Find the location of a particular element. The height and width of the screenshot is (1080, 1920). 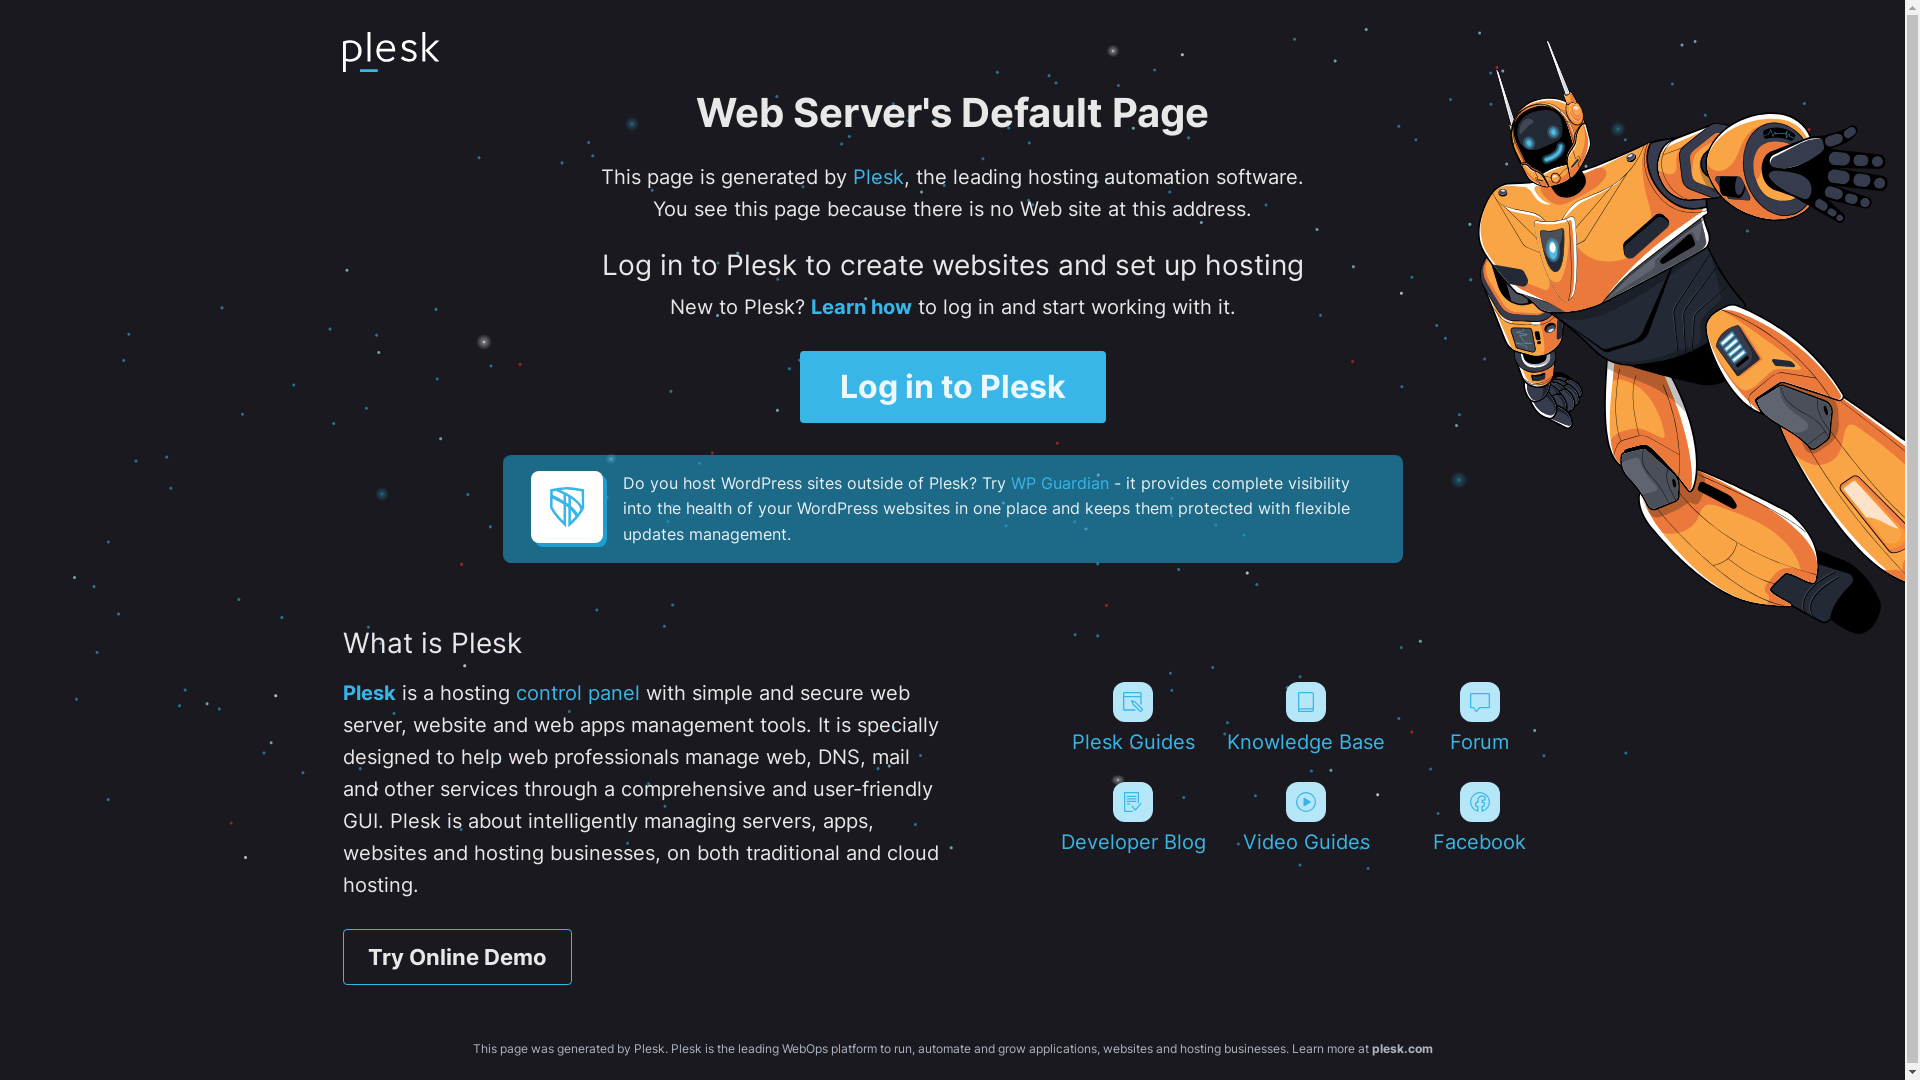

'Knowledge Base' is located at coordinates (1306, 716).